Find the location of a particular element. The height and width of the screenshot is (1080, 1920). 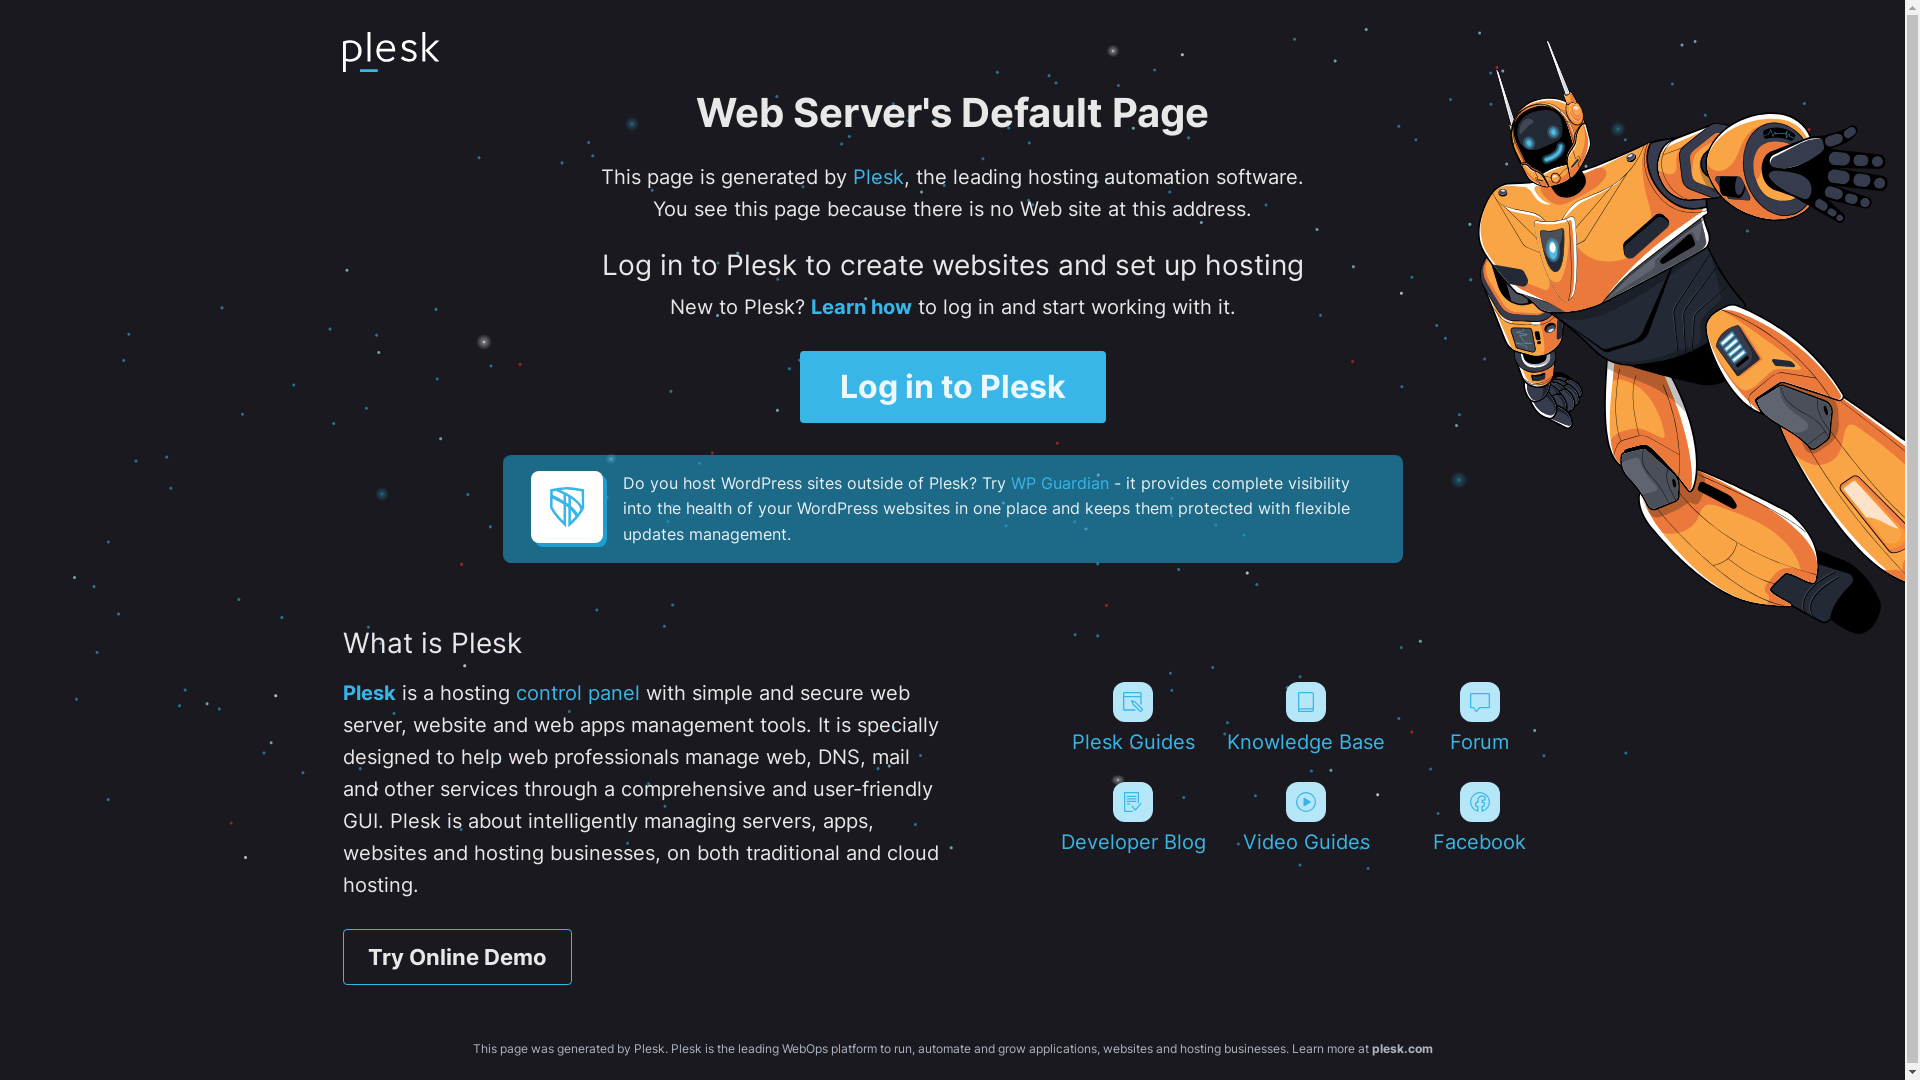

'Knowledge Base' is located at coordinates (1306, 716).